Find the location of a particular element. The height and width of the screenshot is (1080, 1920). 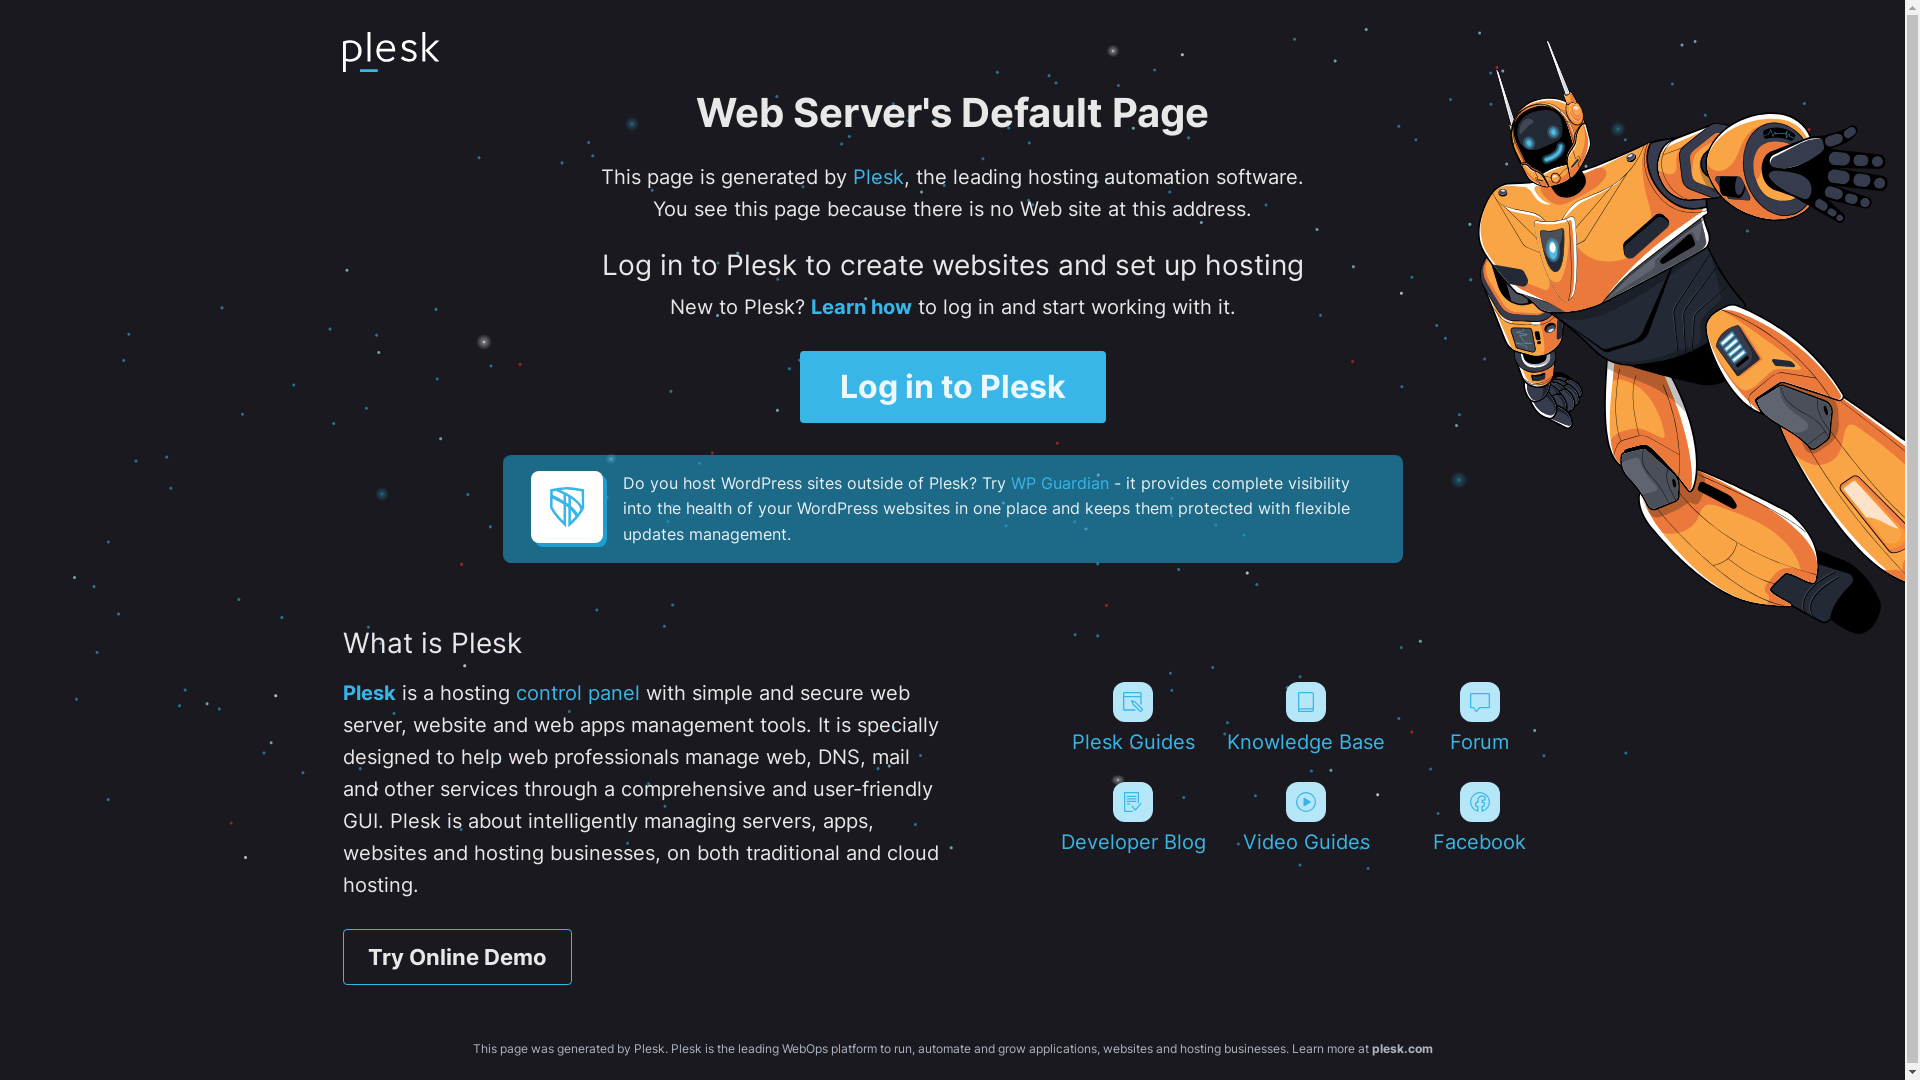

'Knowledge Base' is located at coordinates (1306, 716).